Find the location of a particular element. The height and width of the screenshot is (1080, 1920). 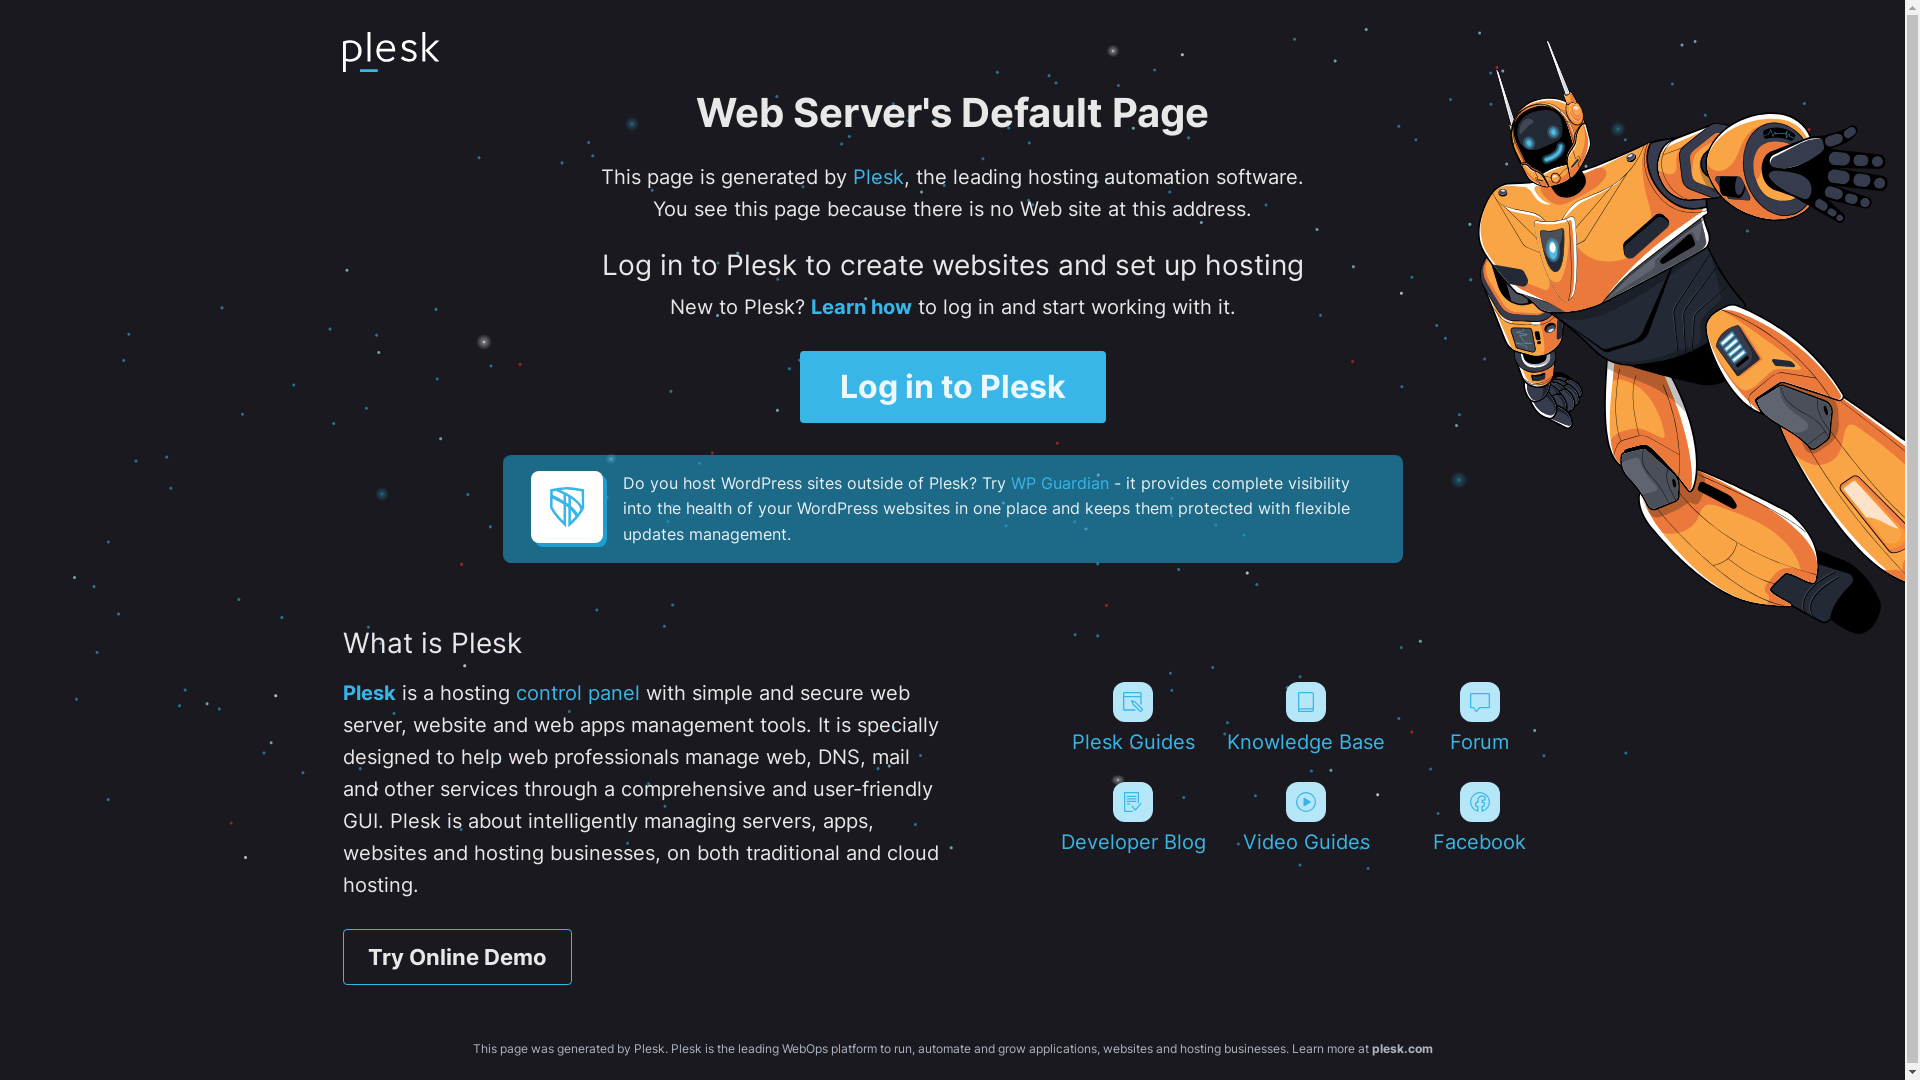

'Knowledge Base' is located at coordinates (1306, 716).